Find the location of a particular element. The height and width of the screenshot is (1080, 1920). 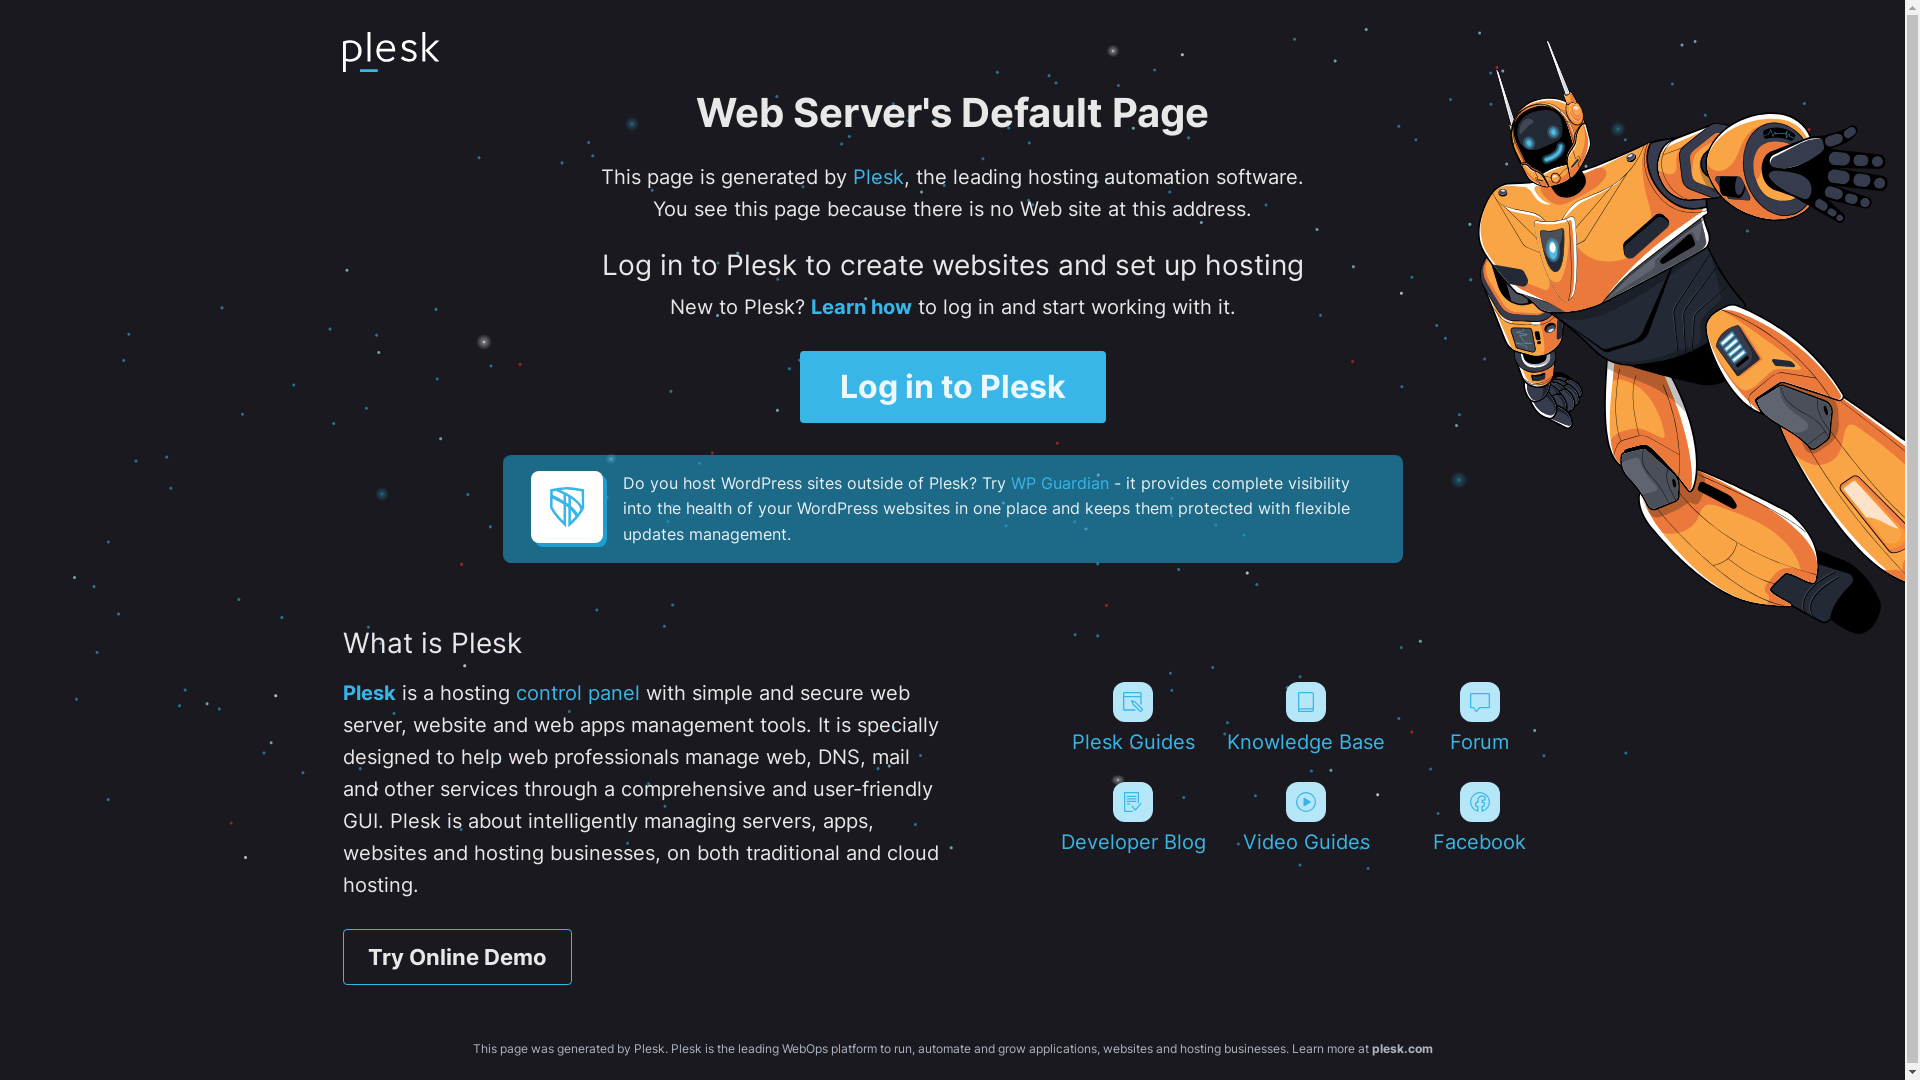

'Knowledge Base' is located at coordinates (1306, 716).